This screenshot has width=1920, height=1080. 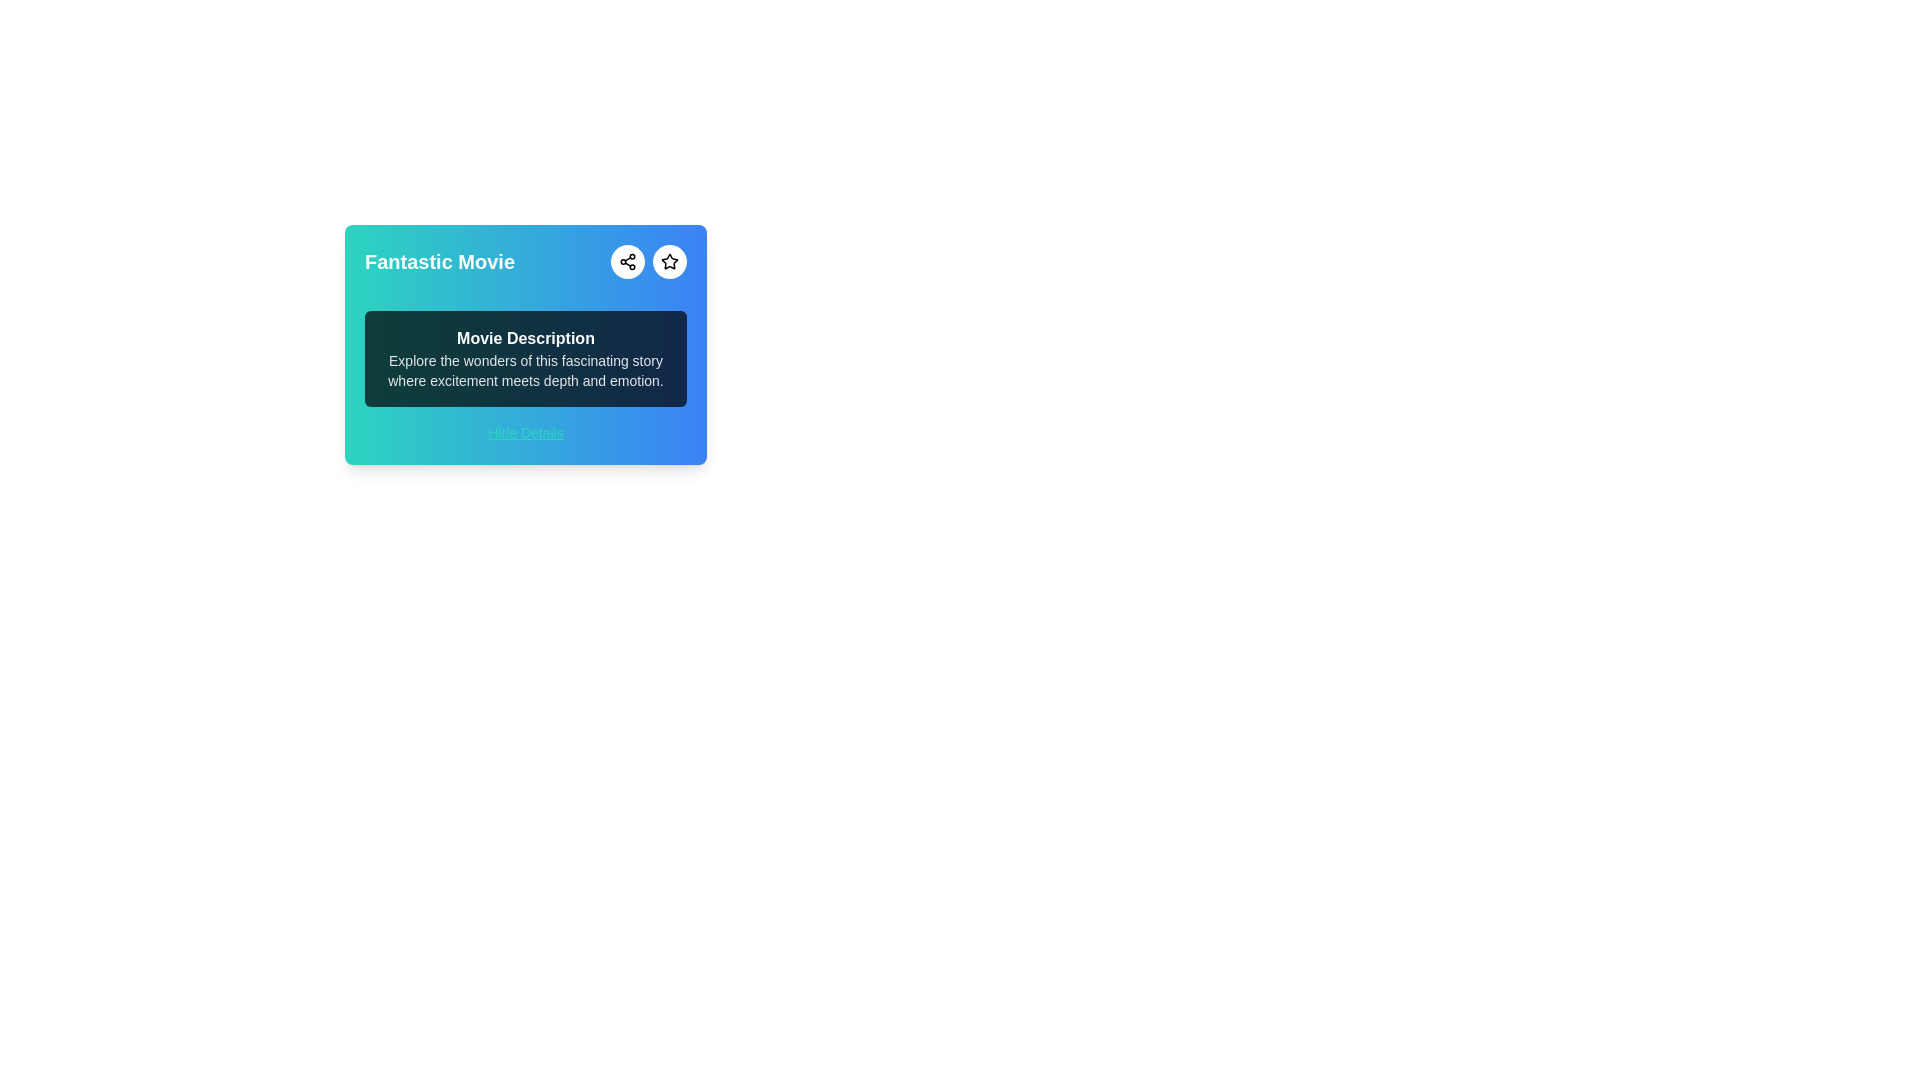 I want to click on the bold text label reading 'Movie Description' that is styled with a semibold font and placed within a dark rounded rectangle, located at the upper part of the rectangle, so click(x=526, y=338).